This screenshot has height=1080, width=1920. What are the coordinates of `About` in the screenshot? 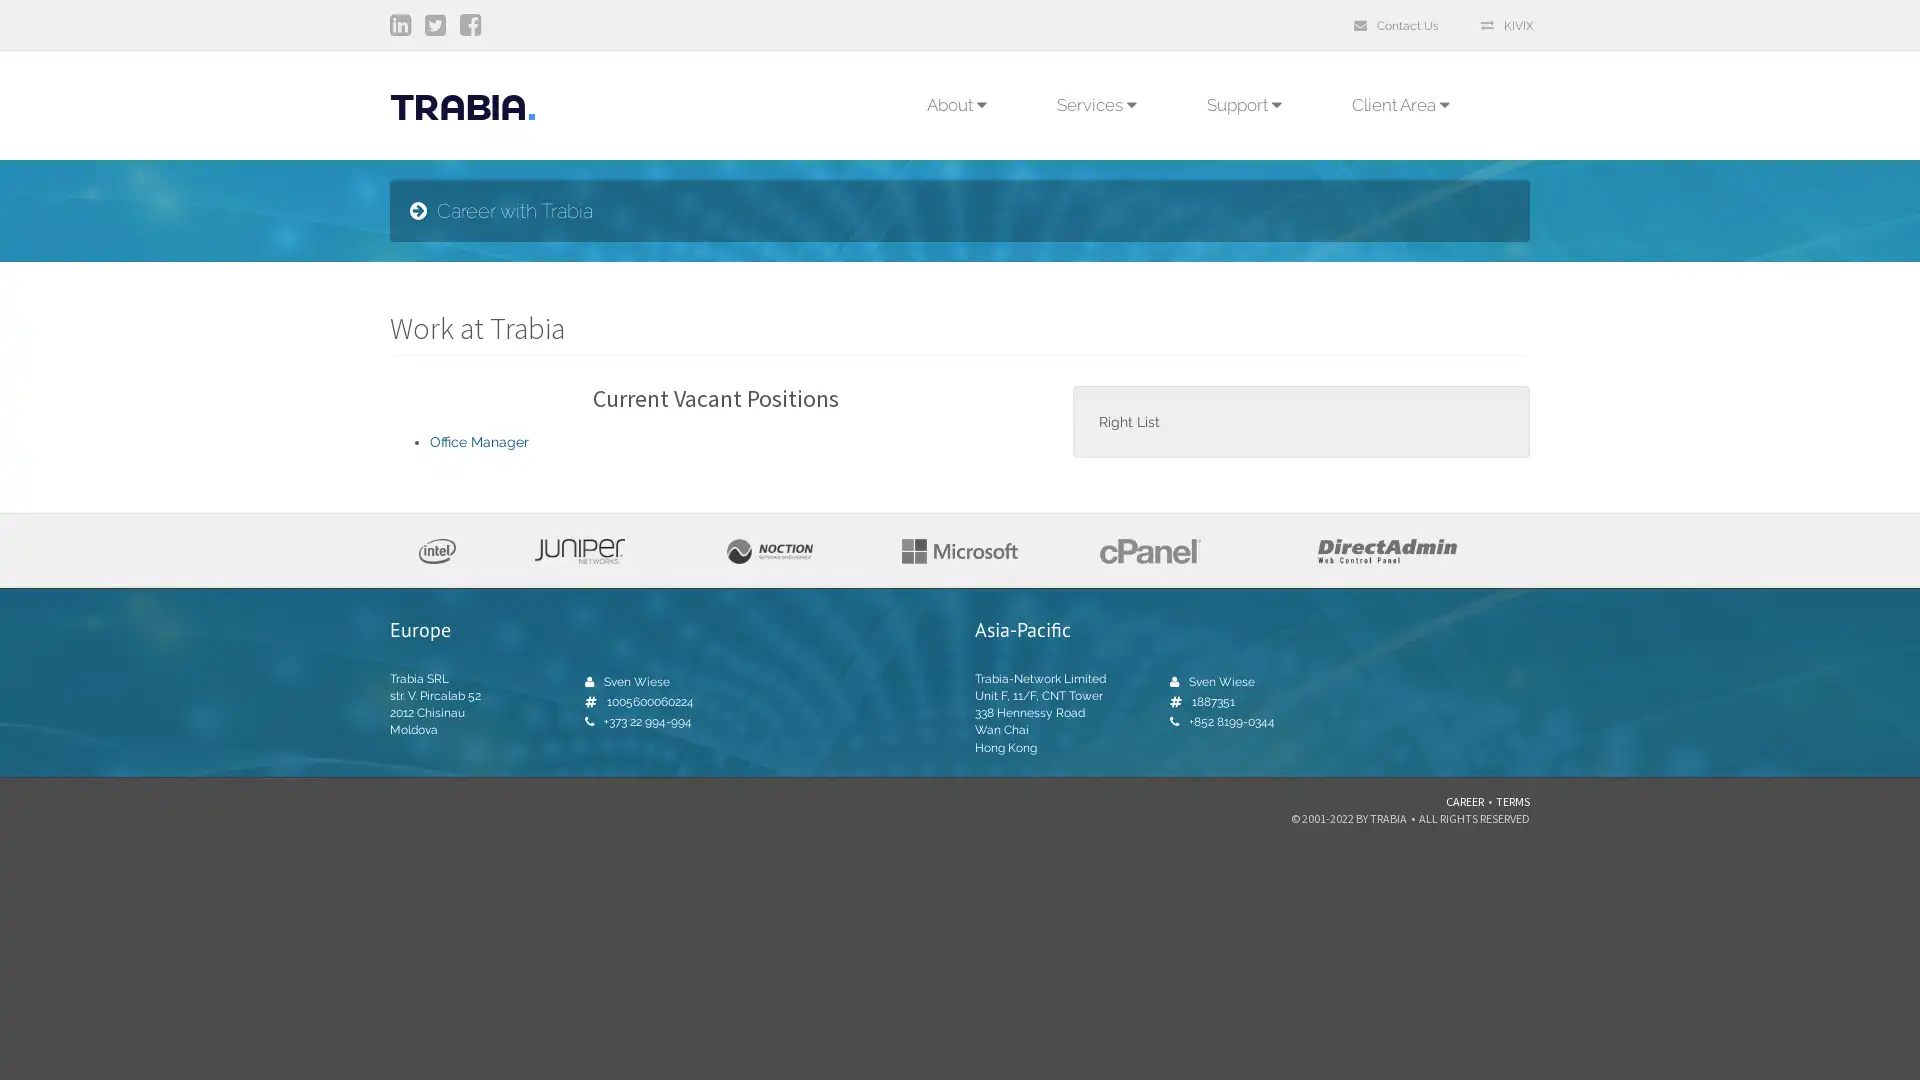 It's located at (955, 104).